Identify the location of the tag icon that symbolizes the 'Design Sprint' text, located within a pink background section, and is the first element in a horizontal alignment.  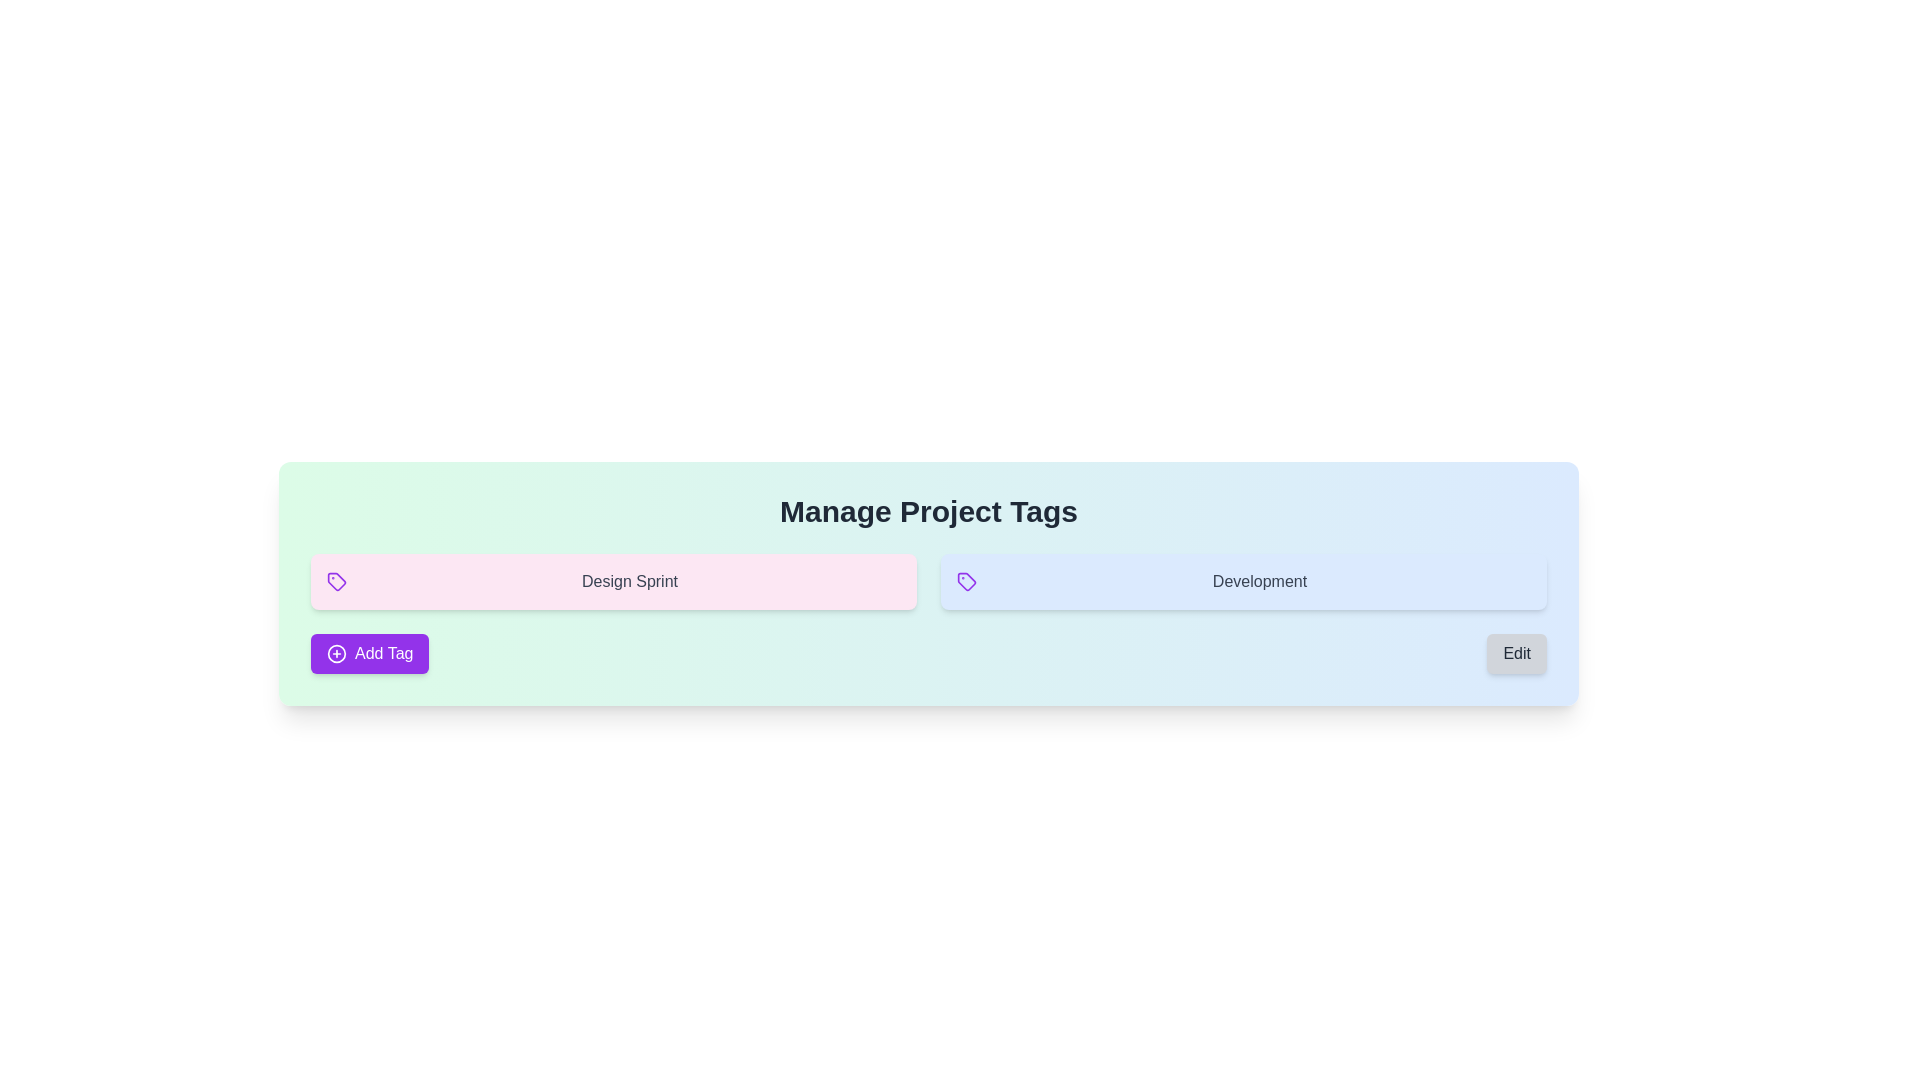
(336, 582).